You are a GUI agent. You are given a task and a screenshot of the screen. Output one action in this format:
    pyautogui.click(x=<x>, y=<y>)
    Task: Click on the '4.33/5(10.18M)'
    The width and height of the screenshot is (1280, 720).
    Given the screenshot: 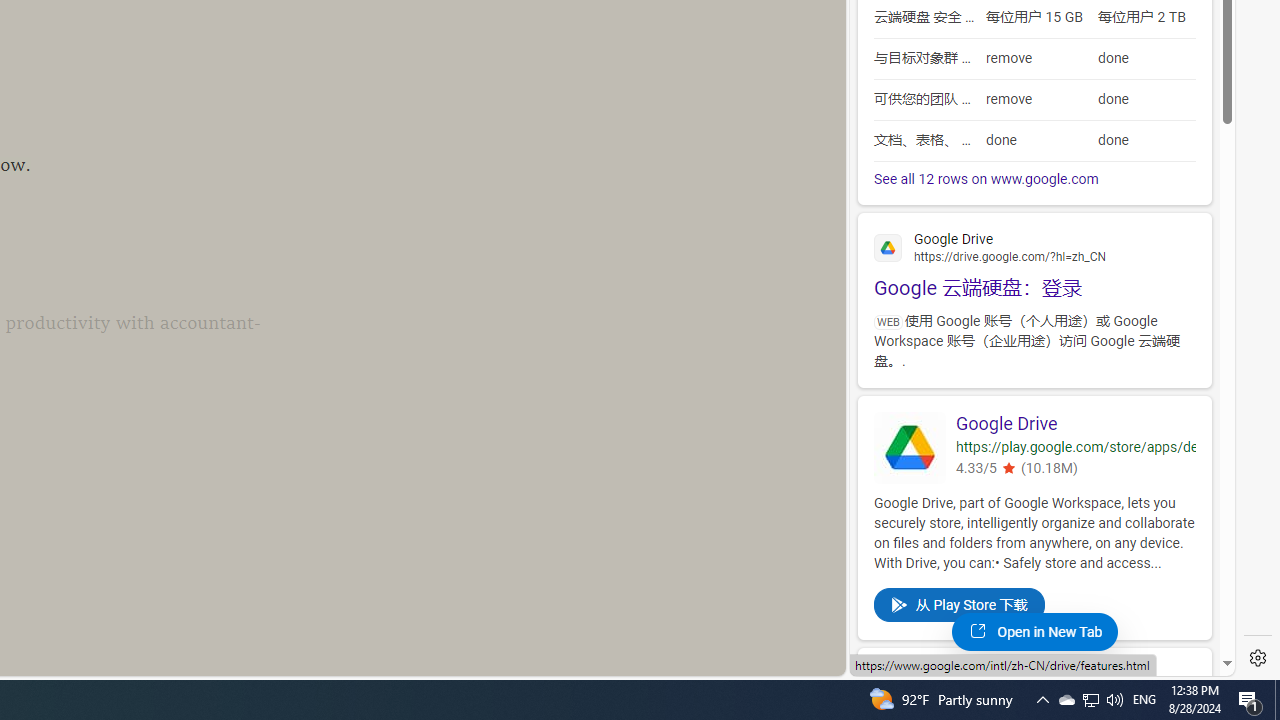 What is the action you would take?
    pyautogui.click(x=1074, y=470)
    